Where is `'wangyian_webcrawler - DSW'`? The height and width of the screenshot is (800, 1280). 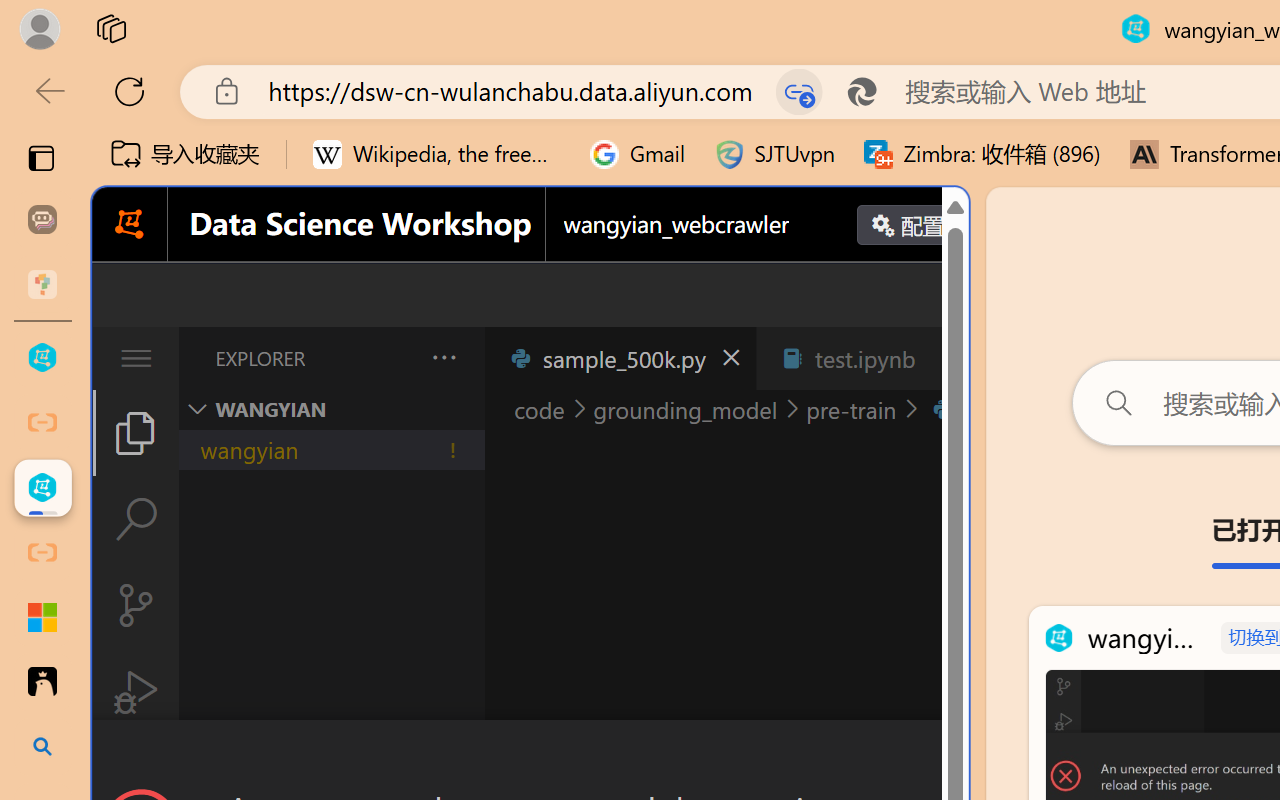 'wangyian_webcrawler - DSW' is located at coordinates (42, 488).